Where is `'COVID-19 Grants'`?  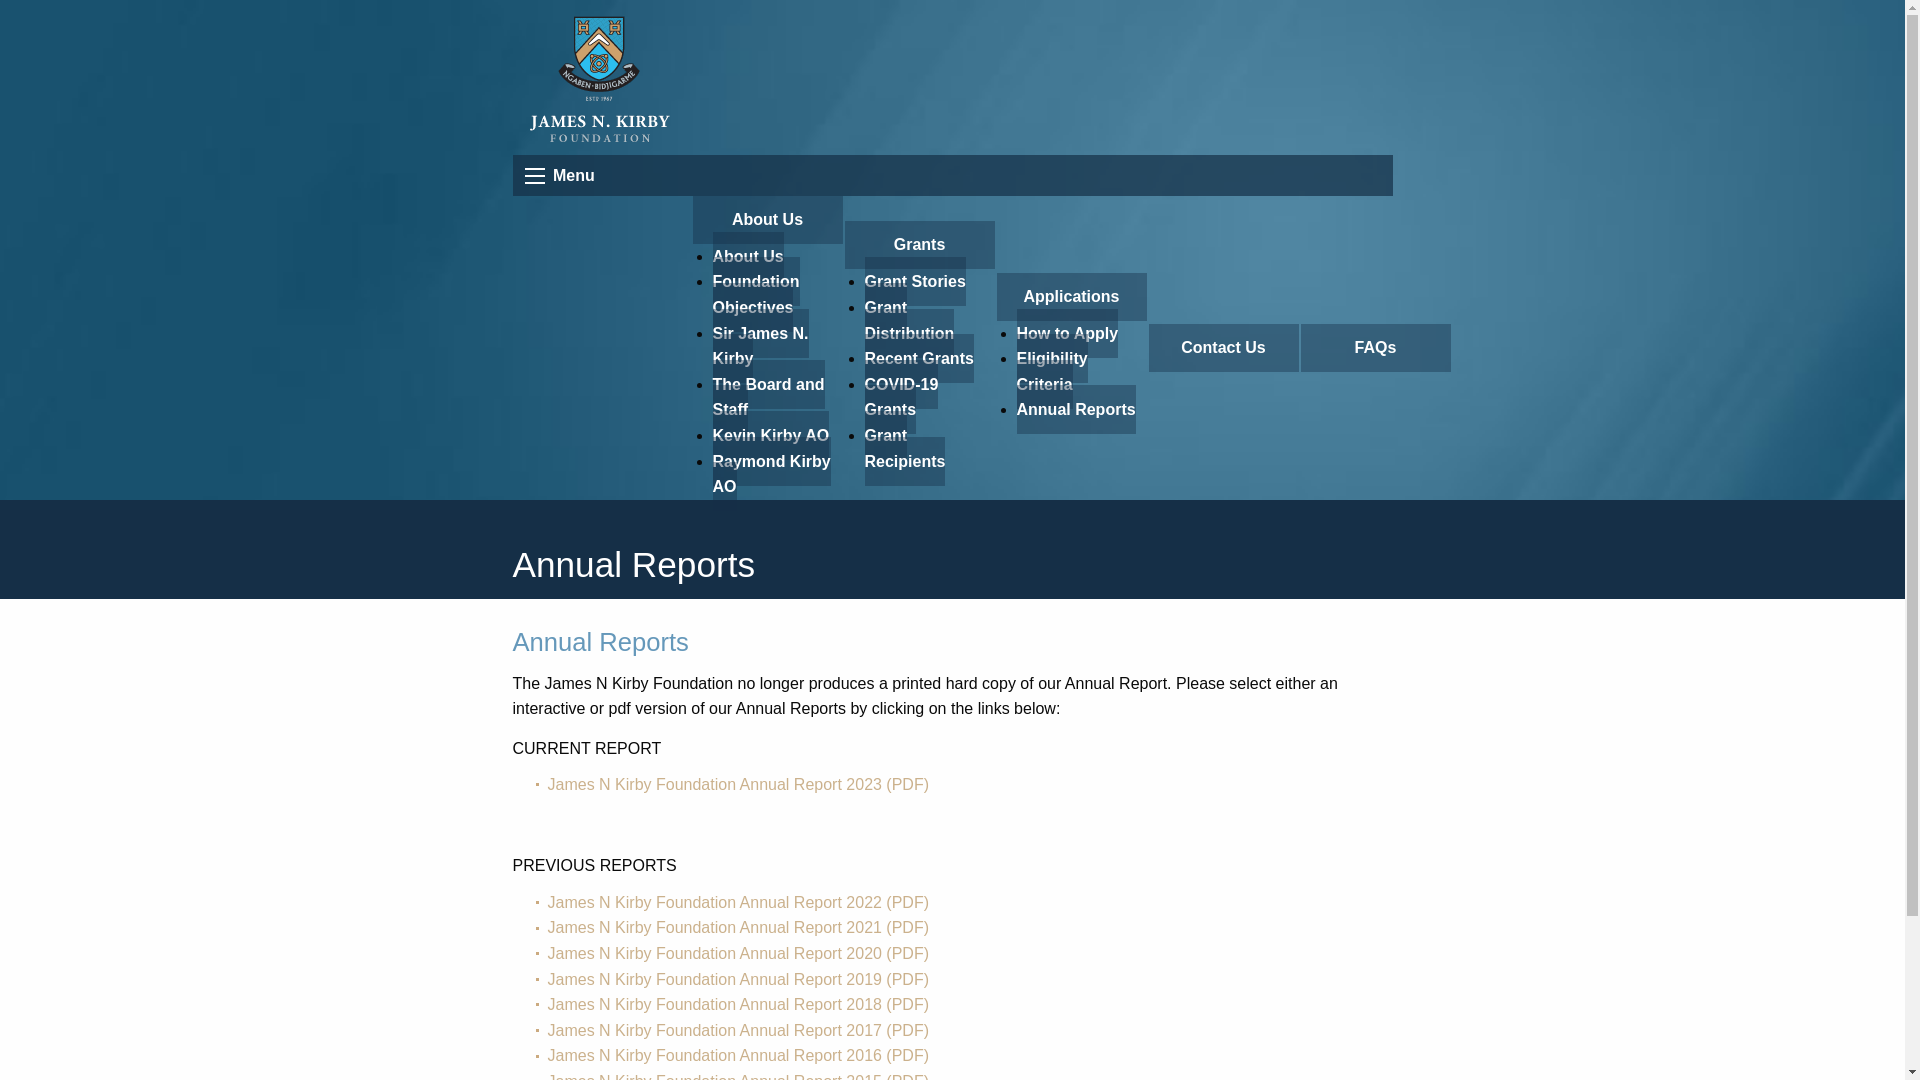 'COVID-19 Grants' is located at coordinates (900, 397).